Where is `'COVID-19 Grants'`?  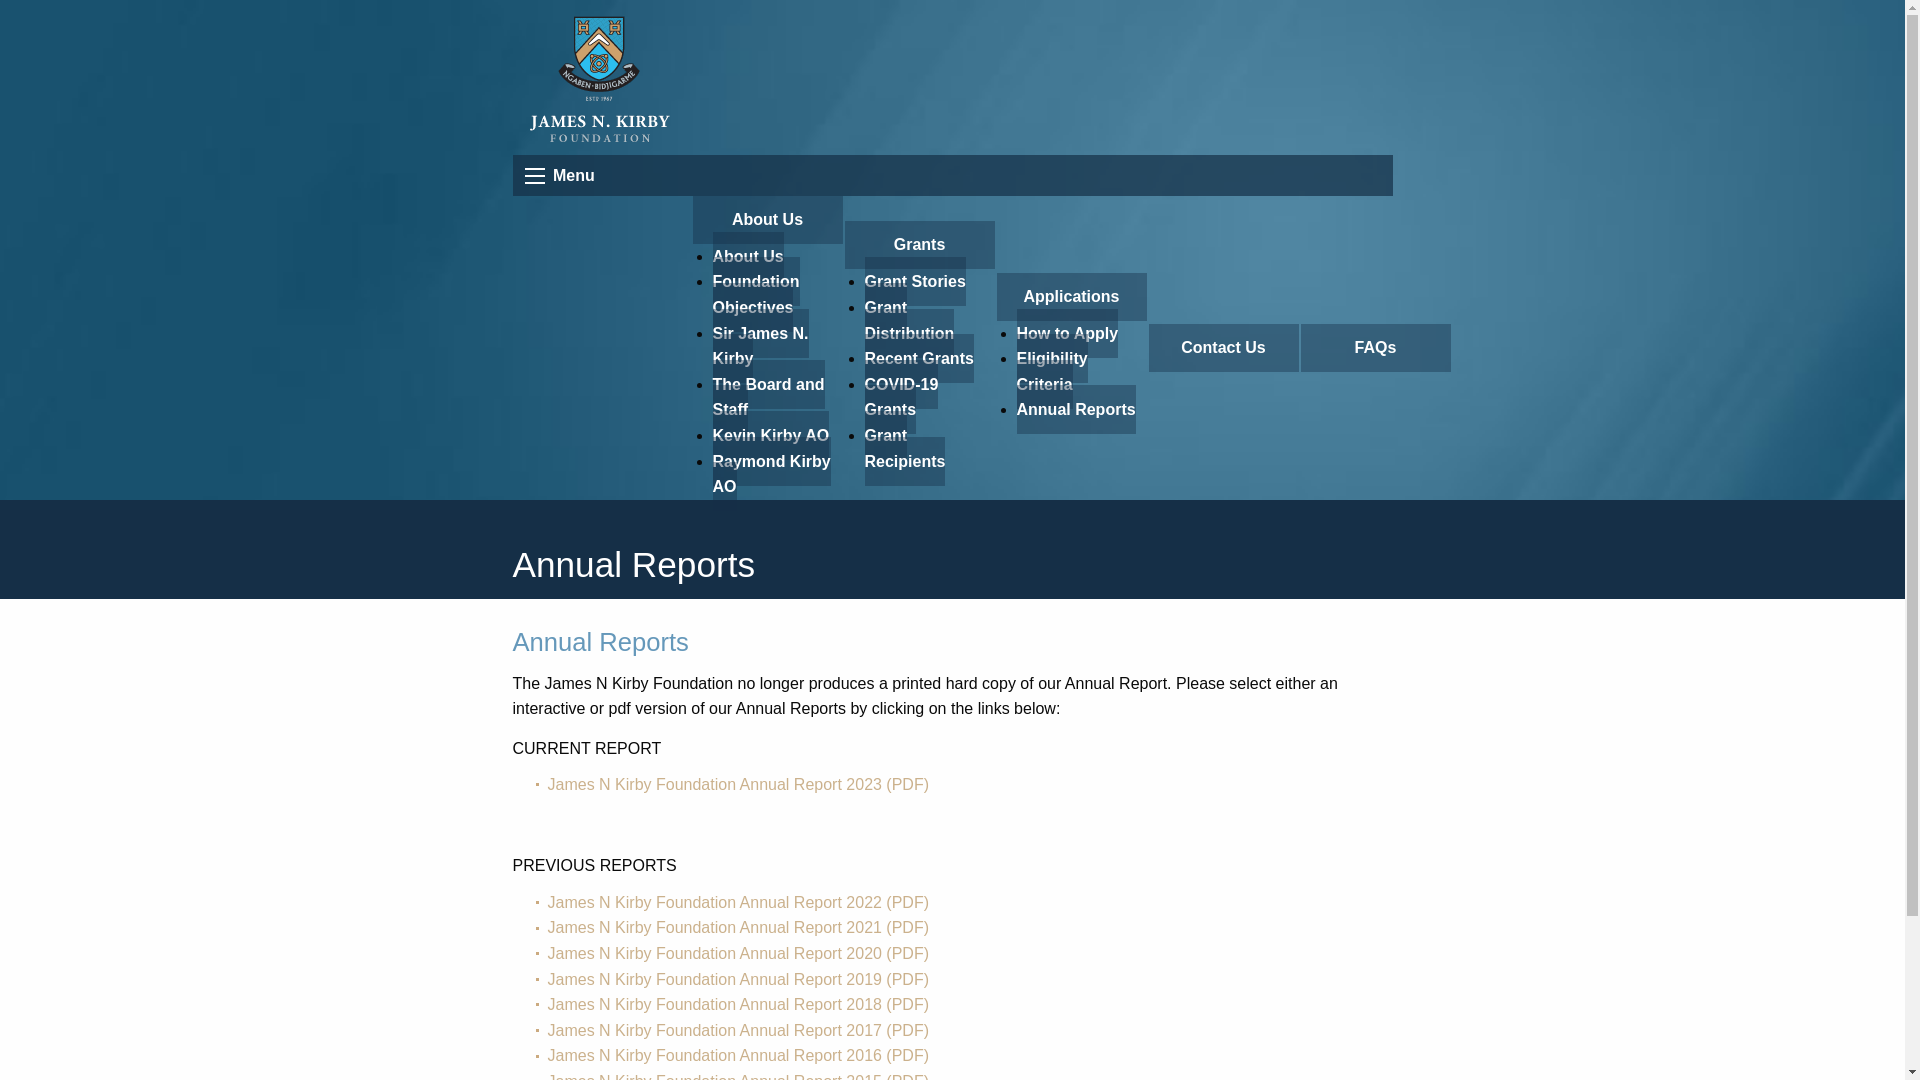 'COVID-19 Grants' is located at coordinates (900, 397).